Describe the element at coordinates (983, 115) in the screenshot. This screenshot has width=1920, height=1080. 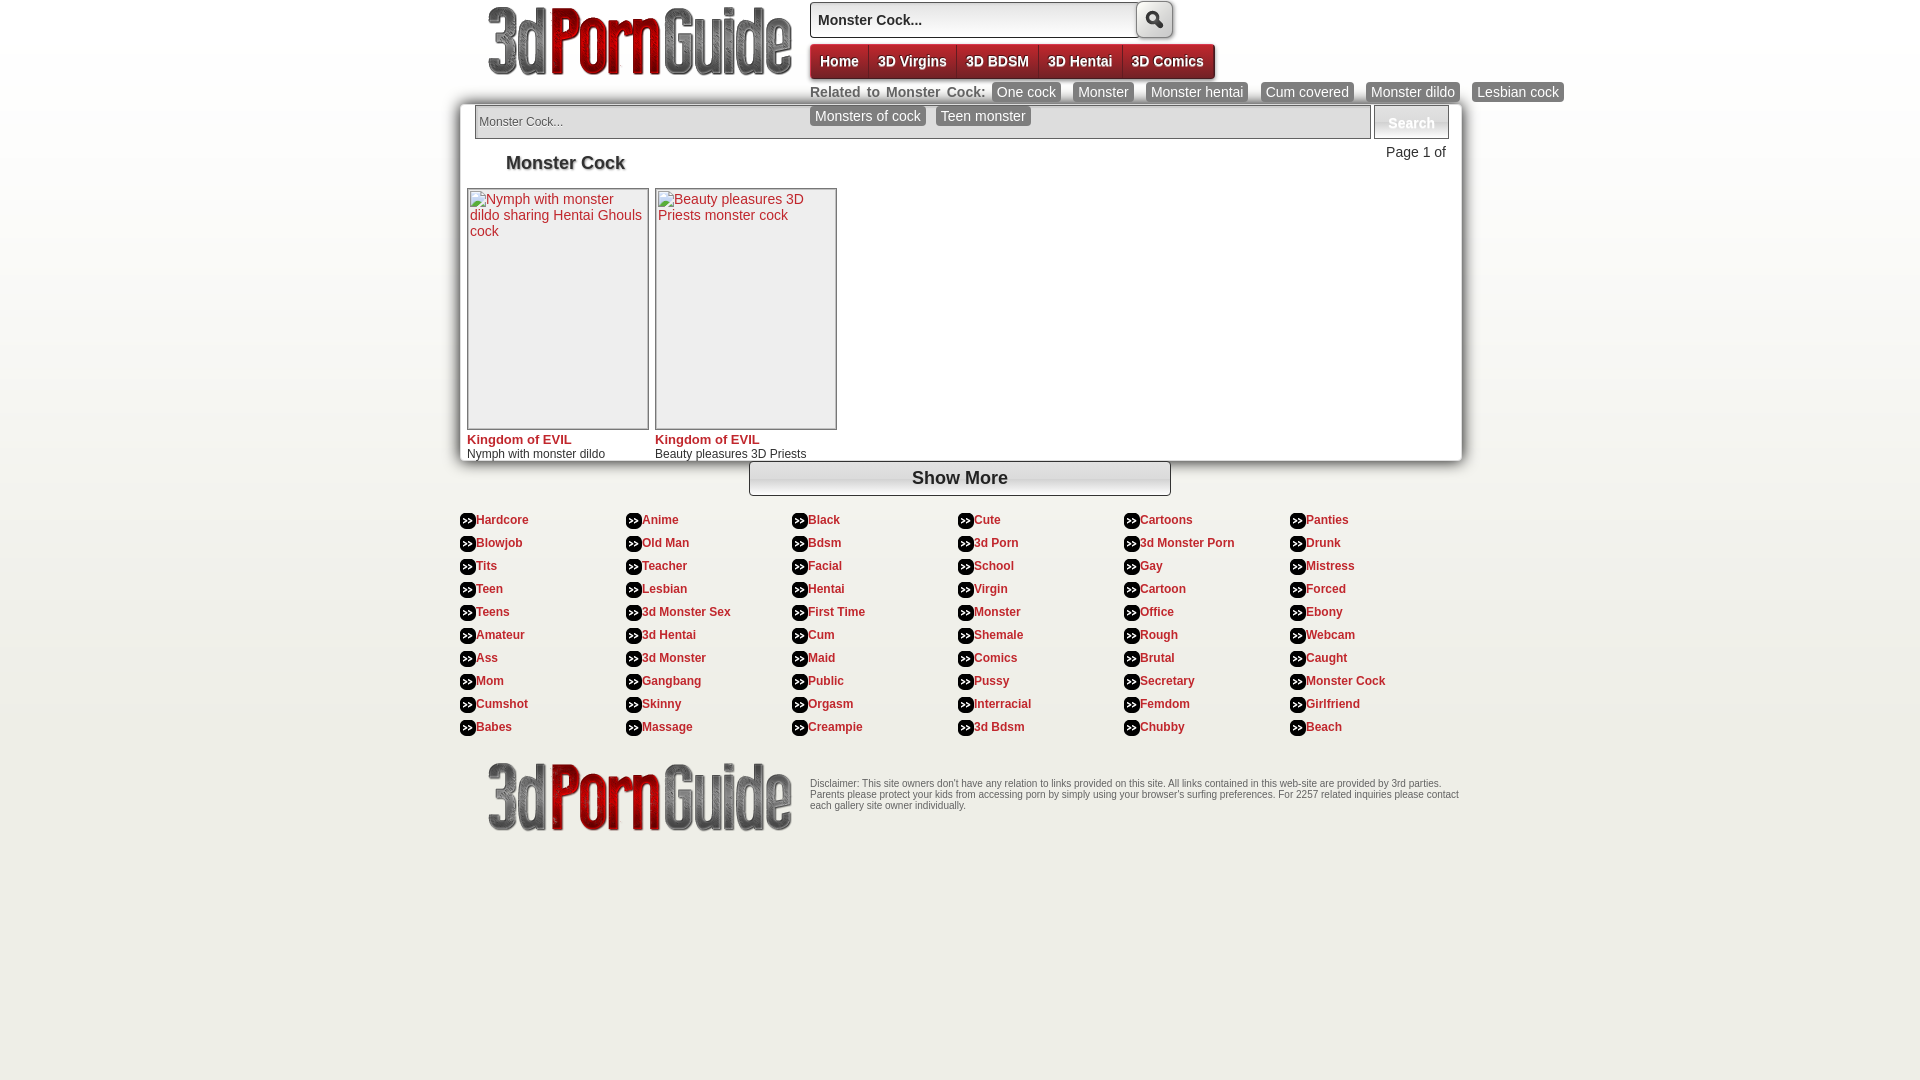
I see `'Teen monster'` at that location.